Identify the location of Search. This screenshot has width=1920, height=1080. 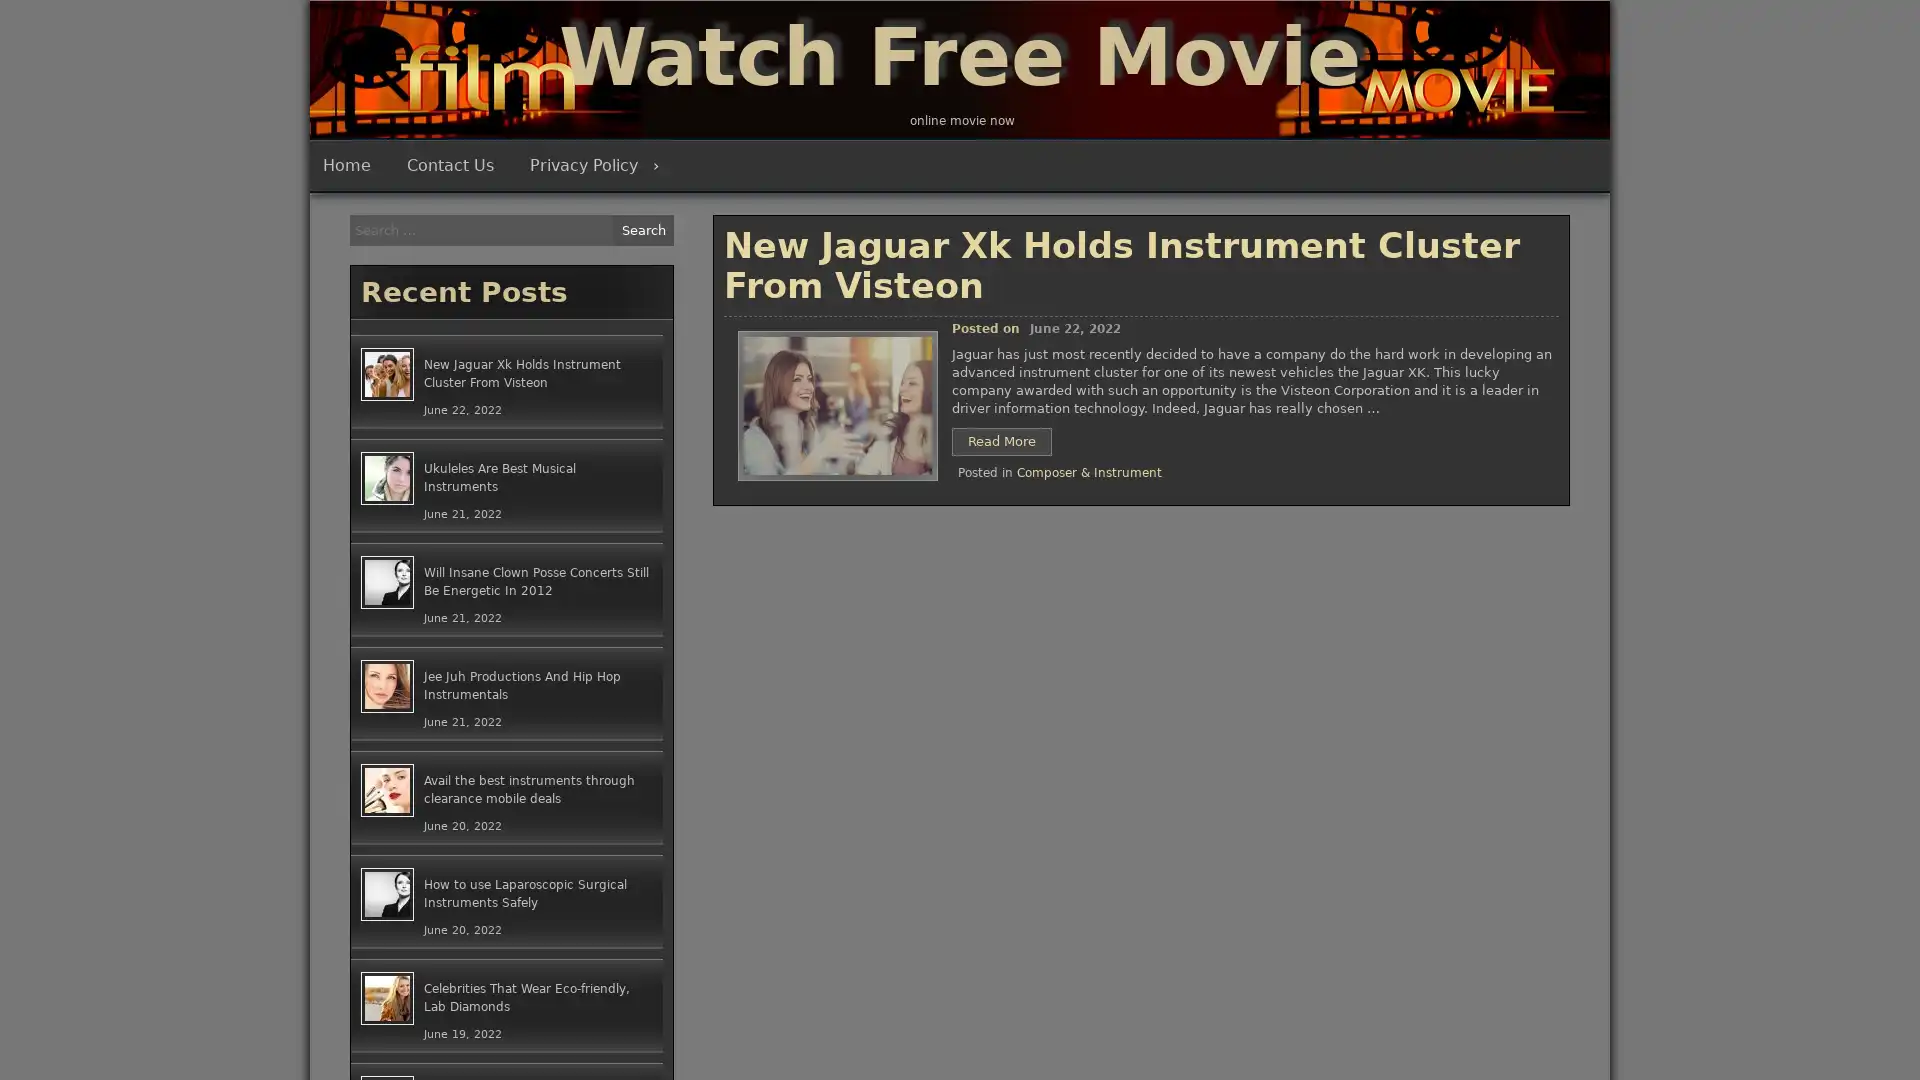
(643, 229).